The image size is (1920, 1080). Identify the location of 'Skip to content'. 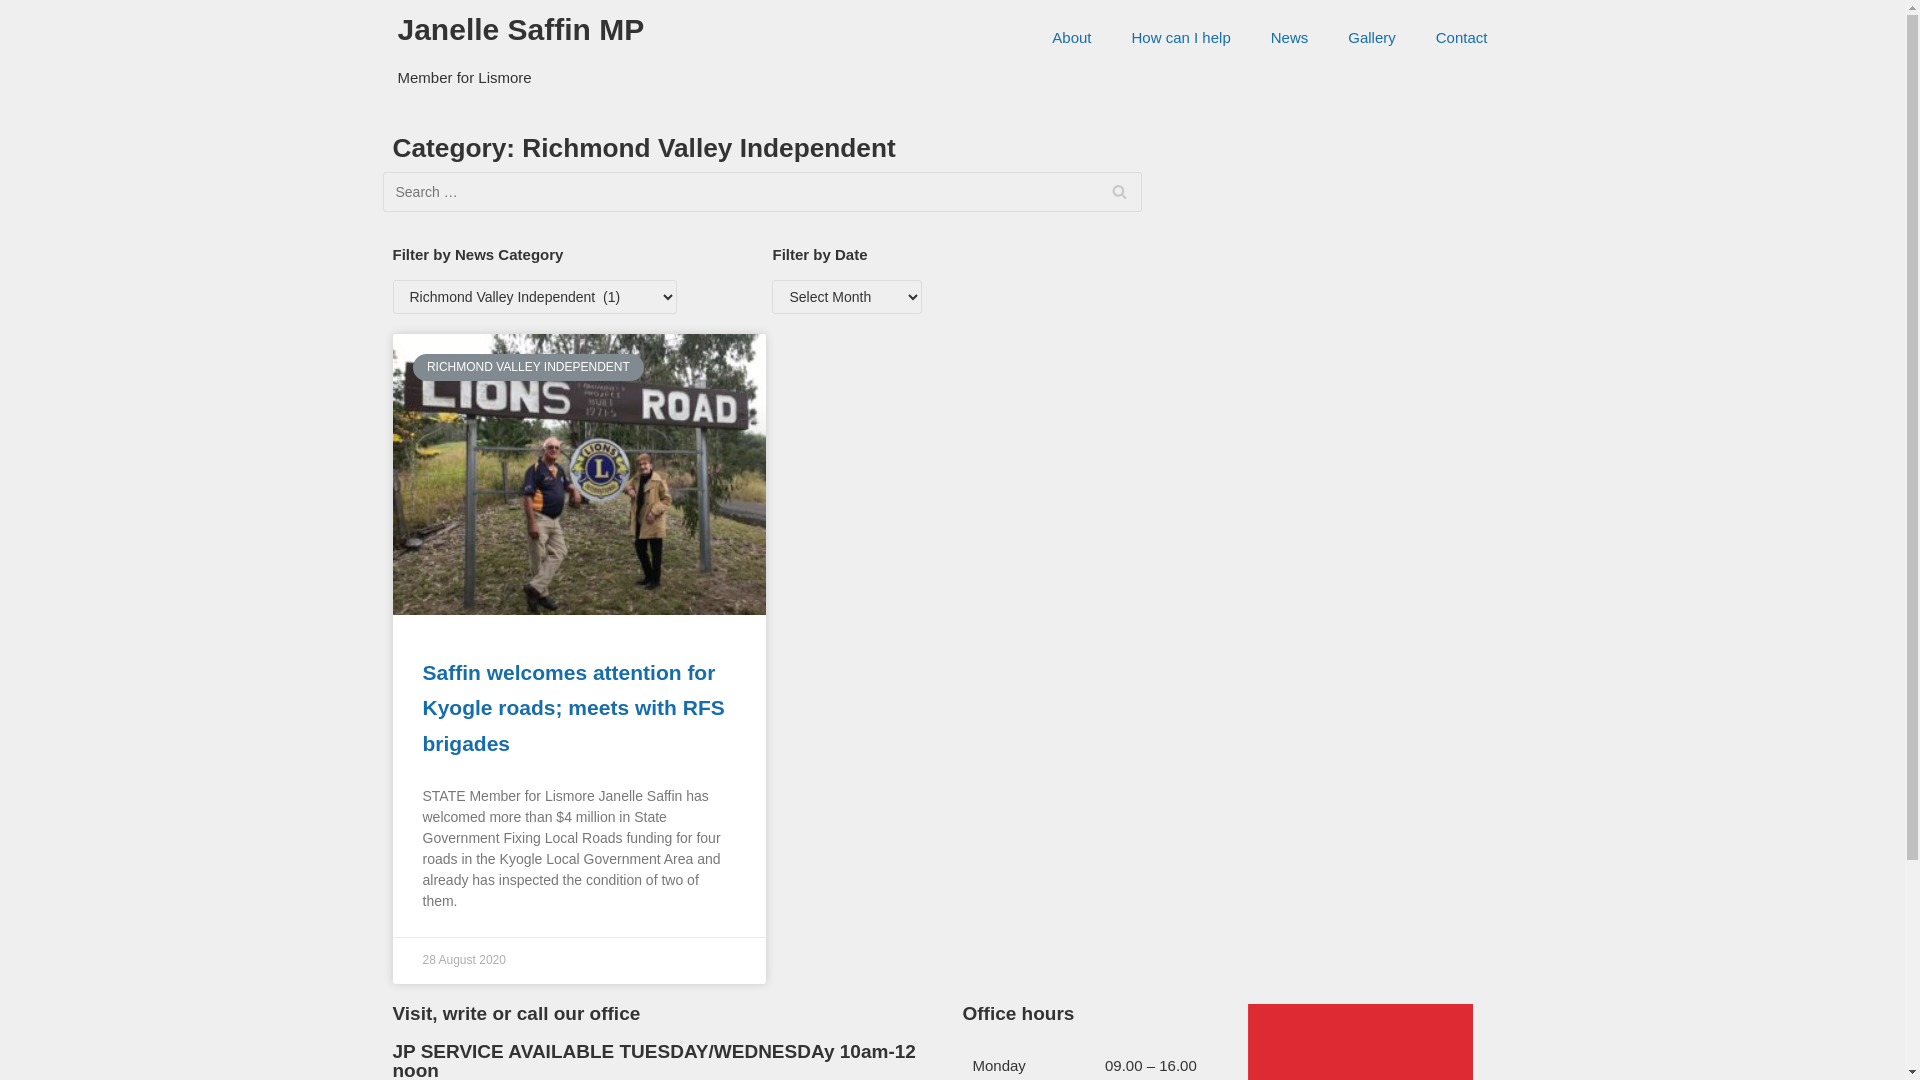
(0, 10).